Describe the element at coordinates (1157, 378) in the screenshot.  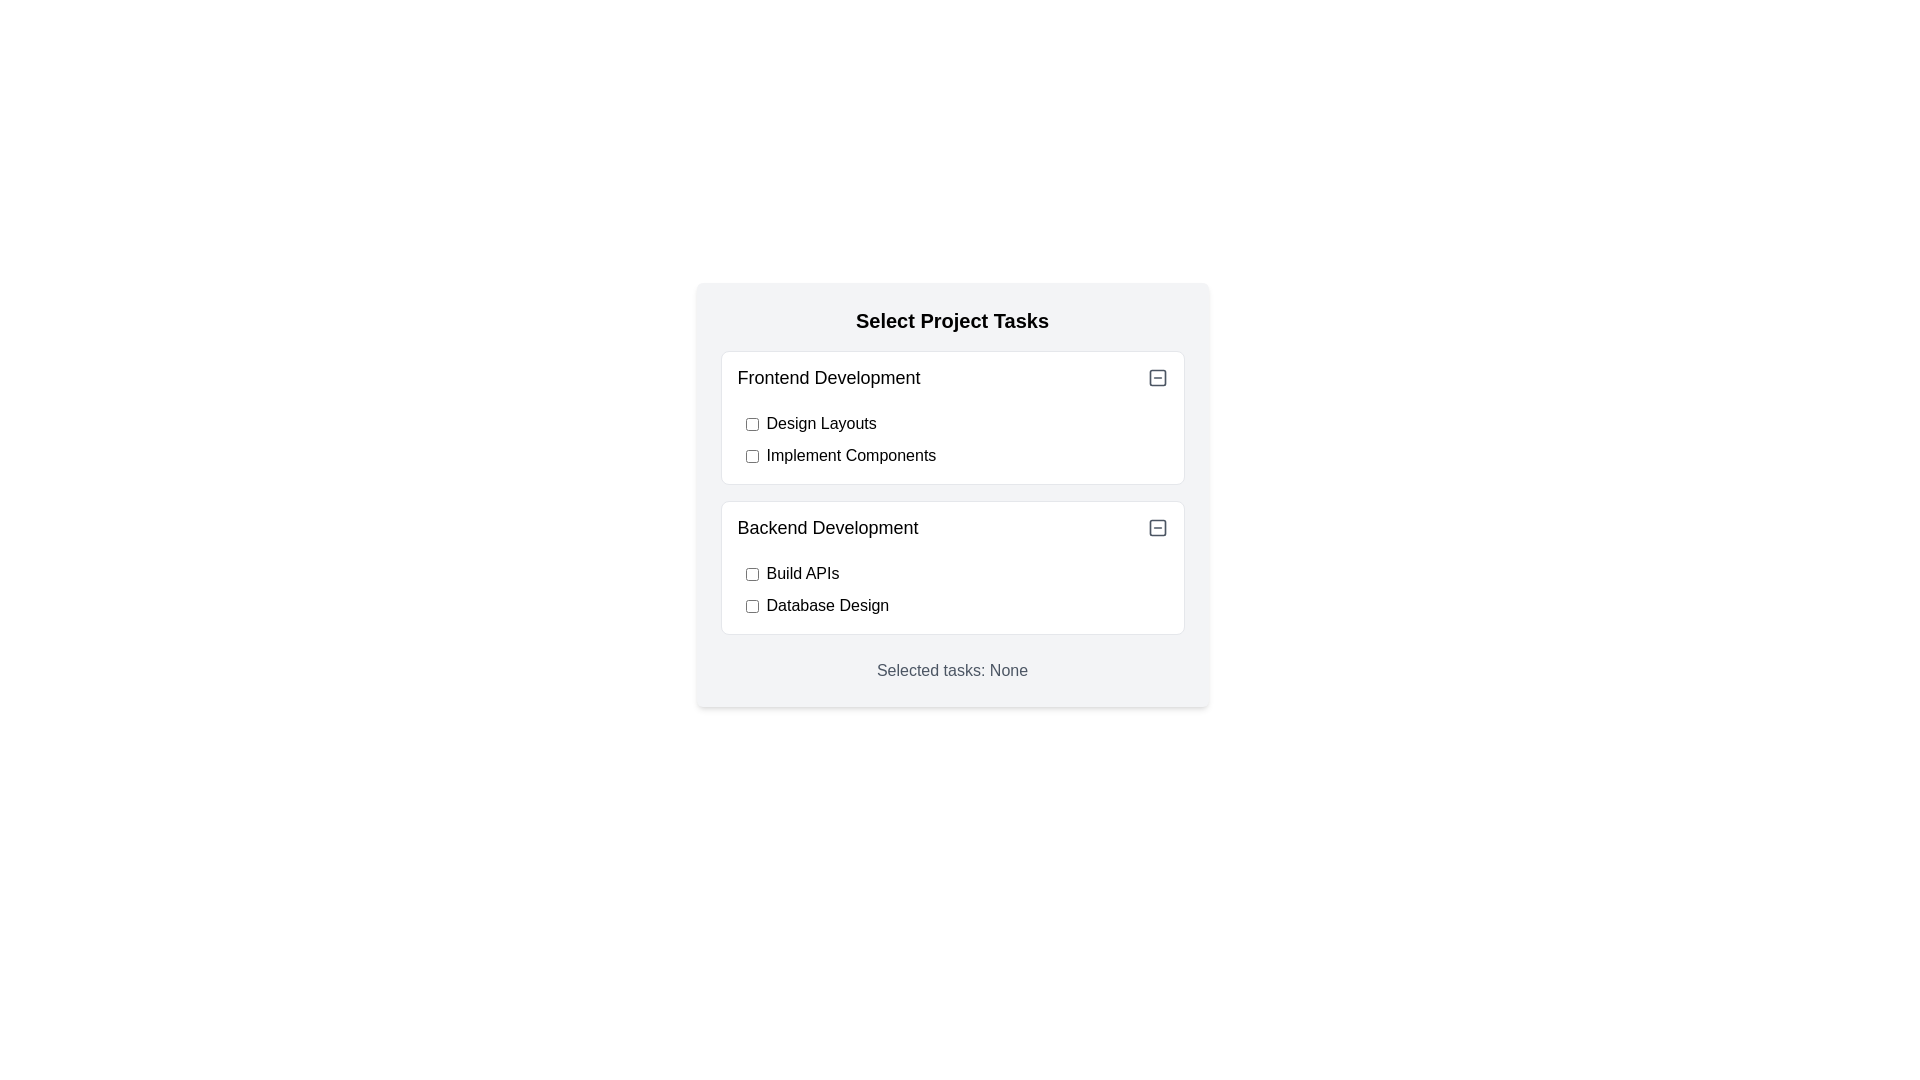
I see `the rounded square-shaped icon located in the top-right corner of the 'Frontend Development' section` at that location.